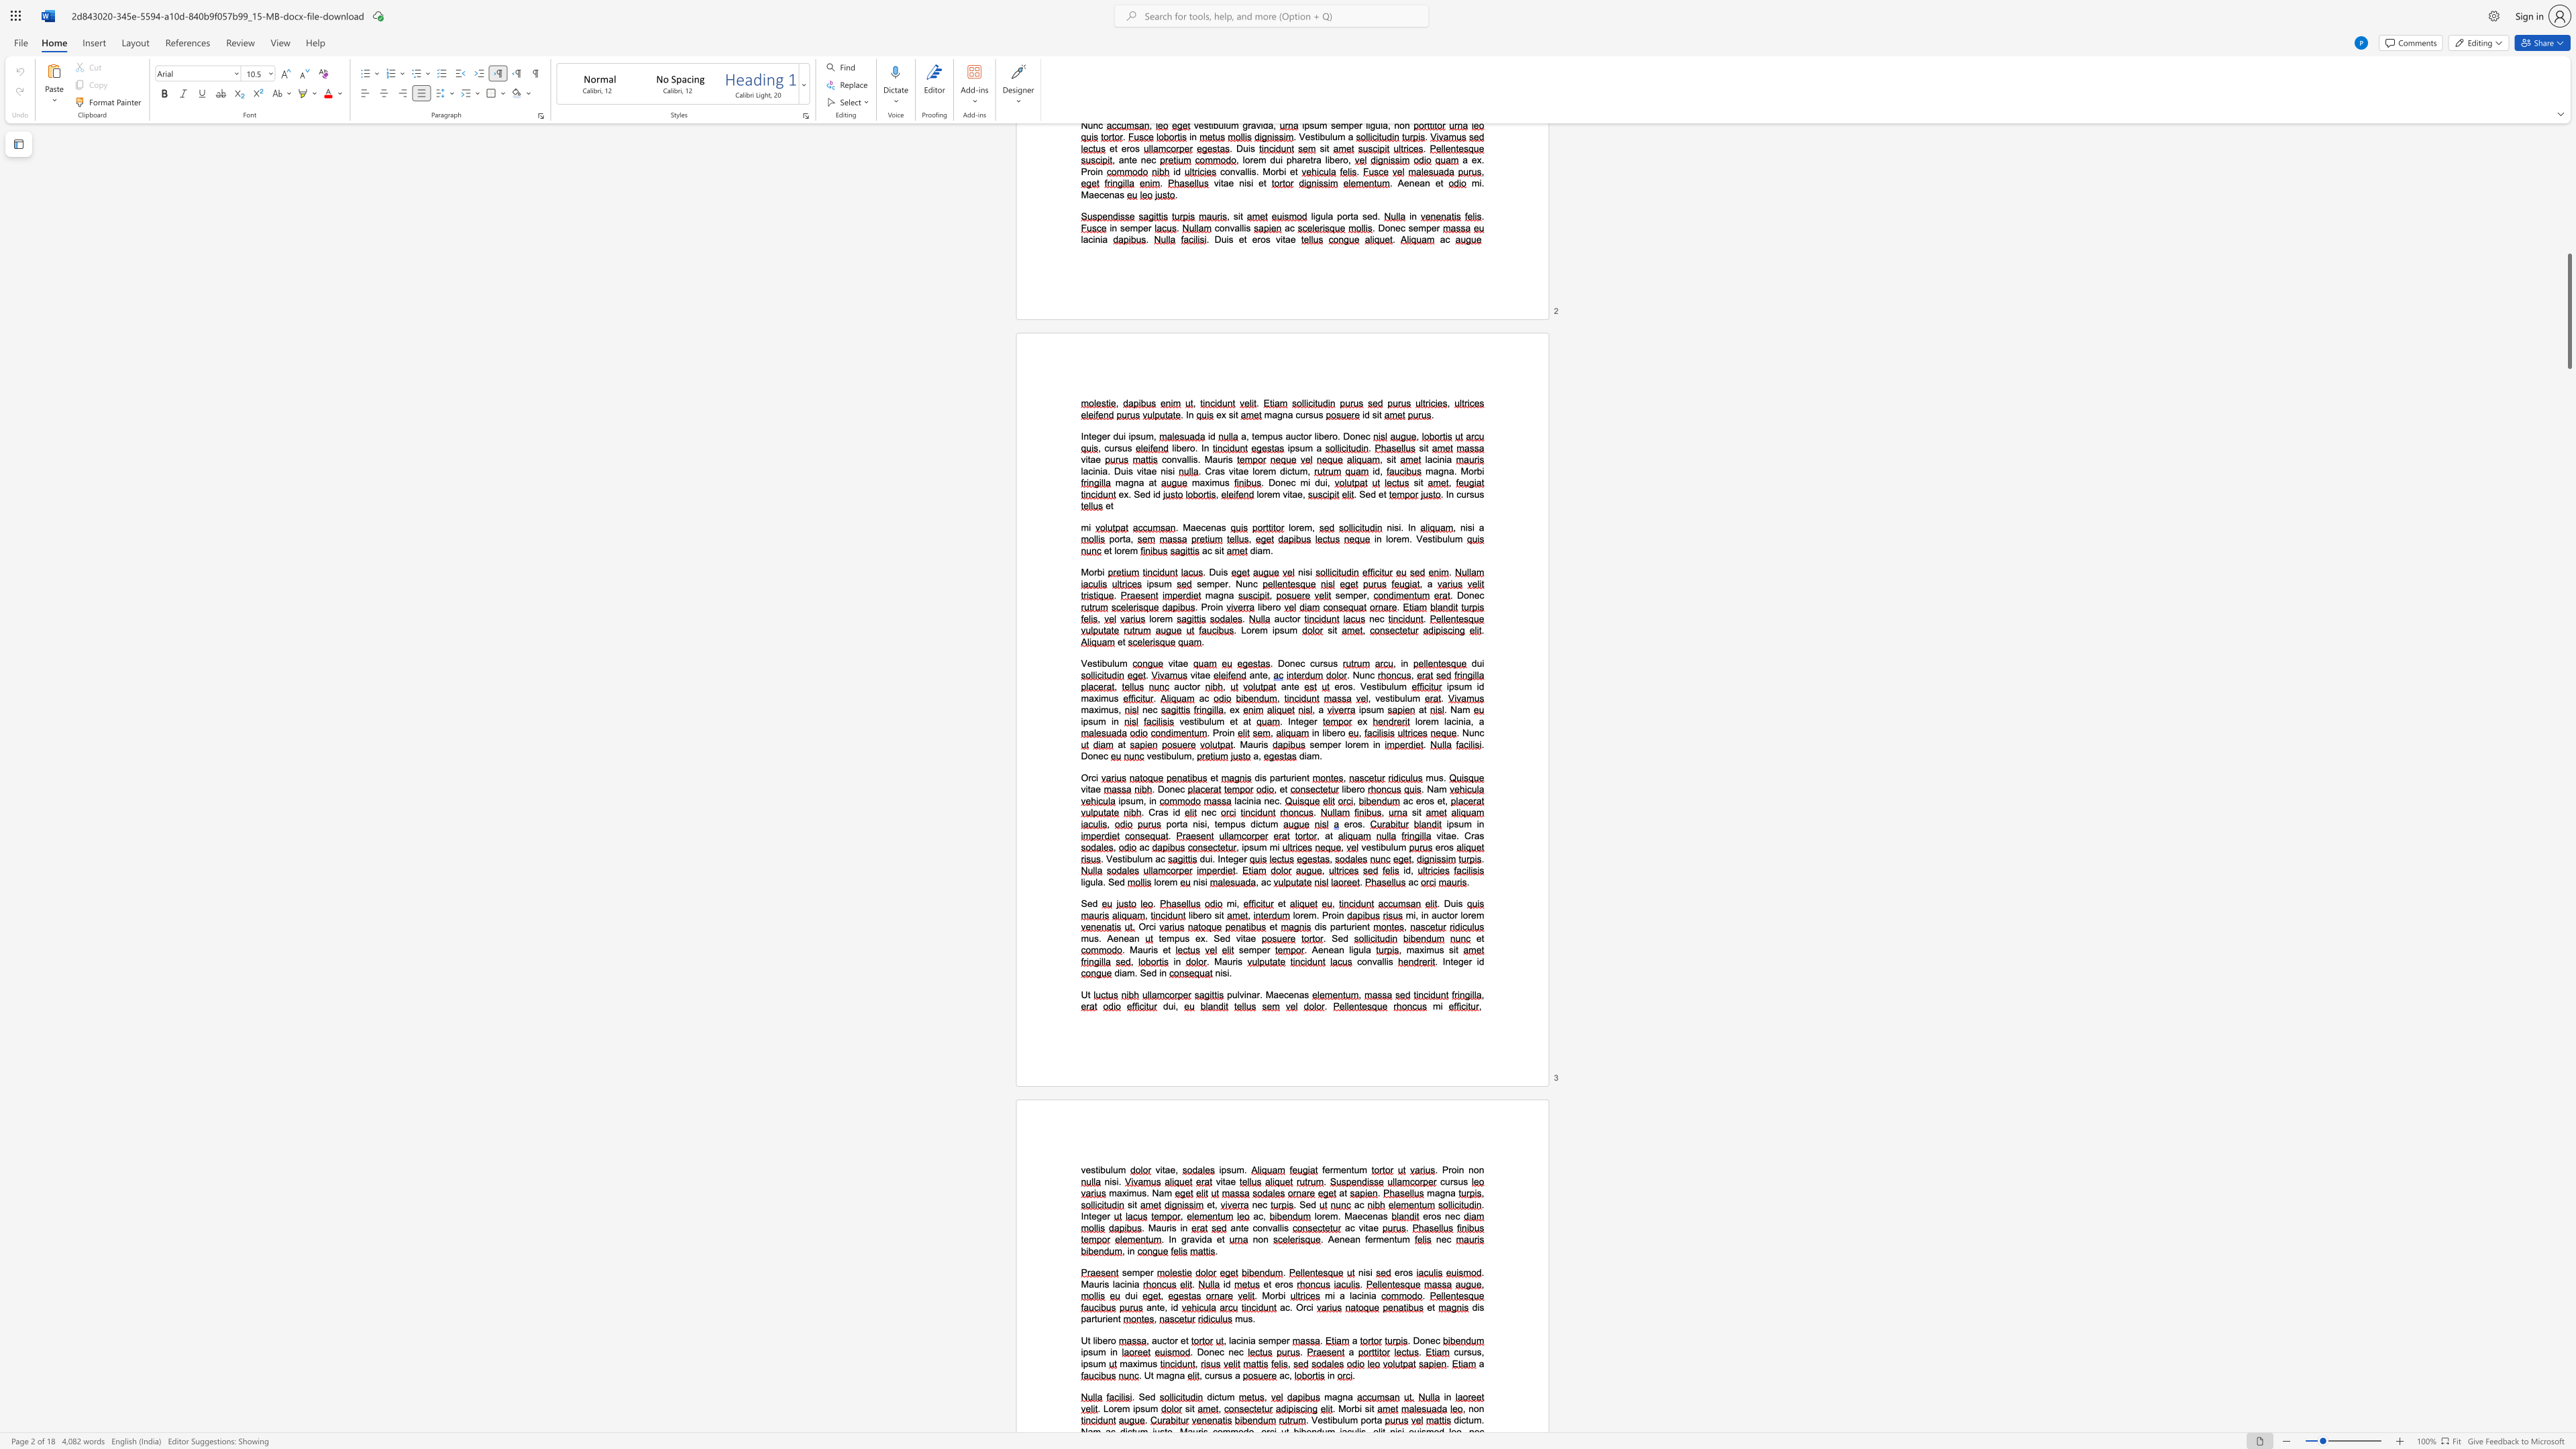  What do you see at coordinates (1323, 949) in the screenshot?
I see `the space between the continuous character "e" and "n" in the text` at bounding box center [1323, 949].